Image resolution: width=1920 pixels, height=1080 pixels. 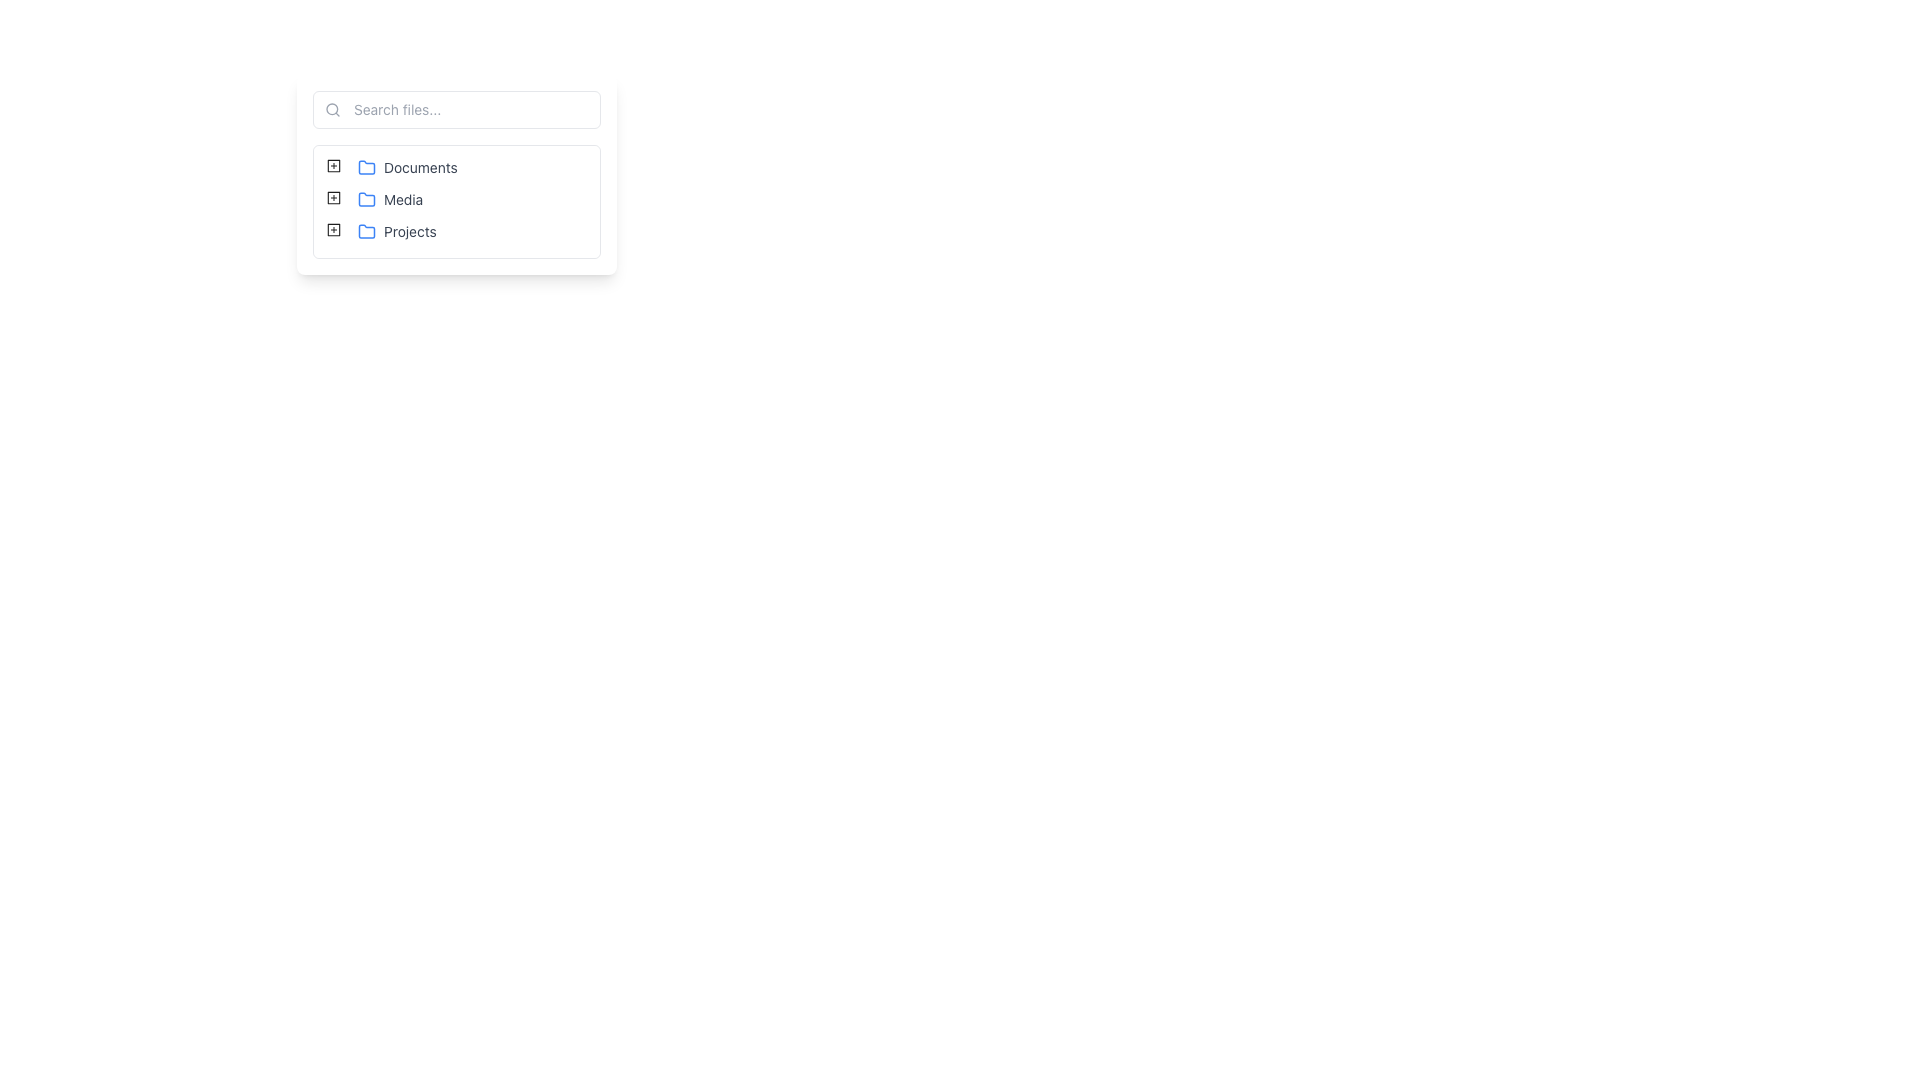 What do you see at coordinates (334, 200) in the screenshot?
I see `the Toggle button located to the left of the 'Media' label` at bounding box center [334, 200].